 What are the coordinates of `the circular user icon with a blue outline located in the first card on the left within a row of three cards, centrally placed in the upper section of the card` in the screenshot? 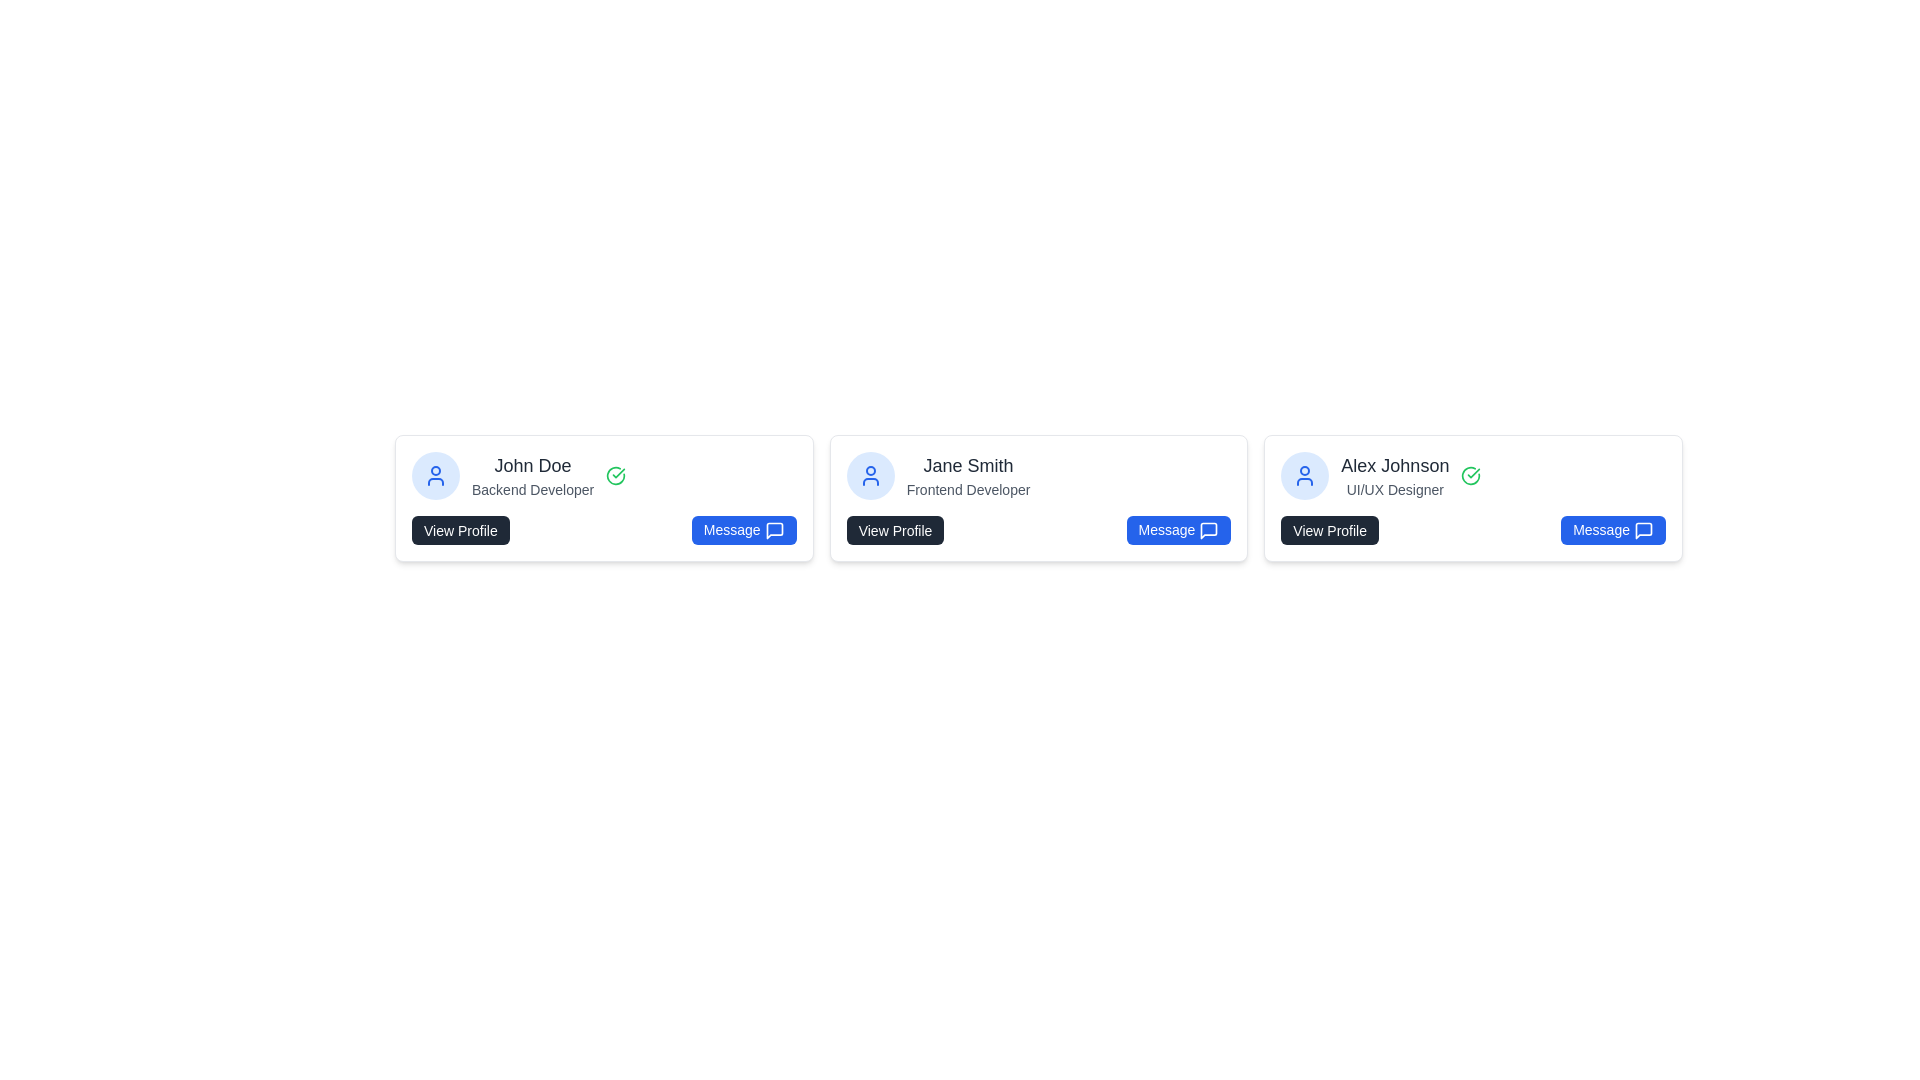 It's located at (870, 475).